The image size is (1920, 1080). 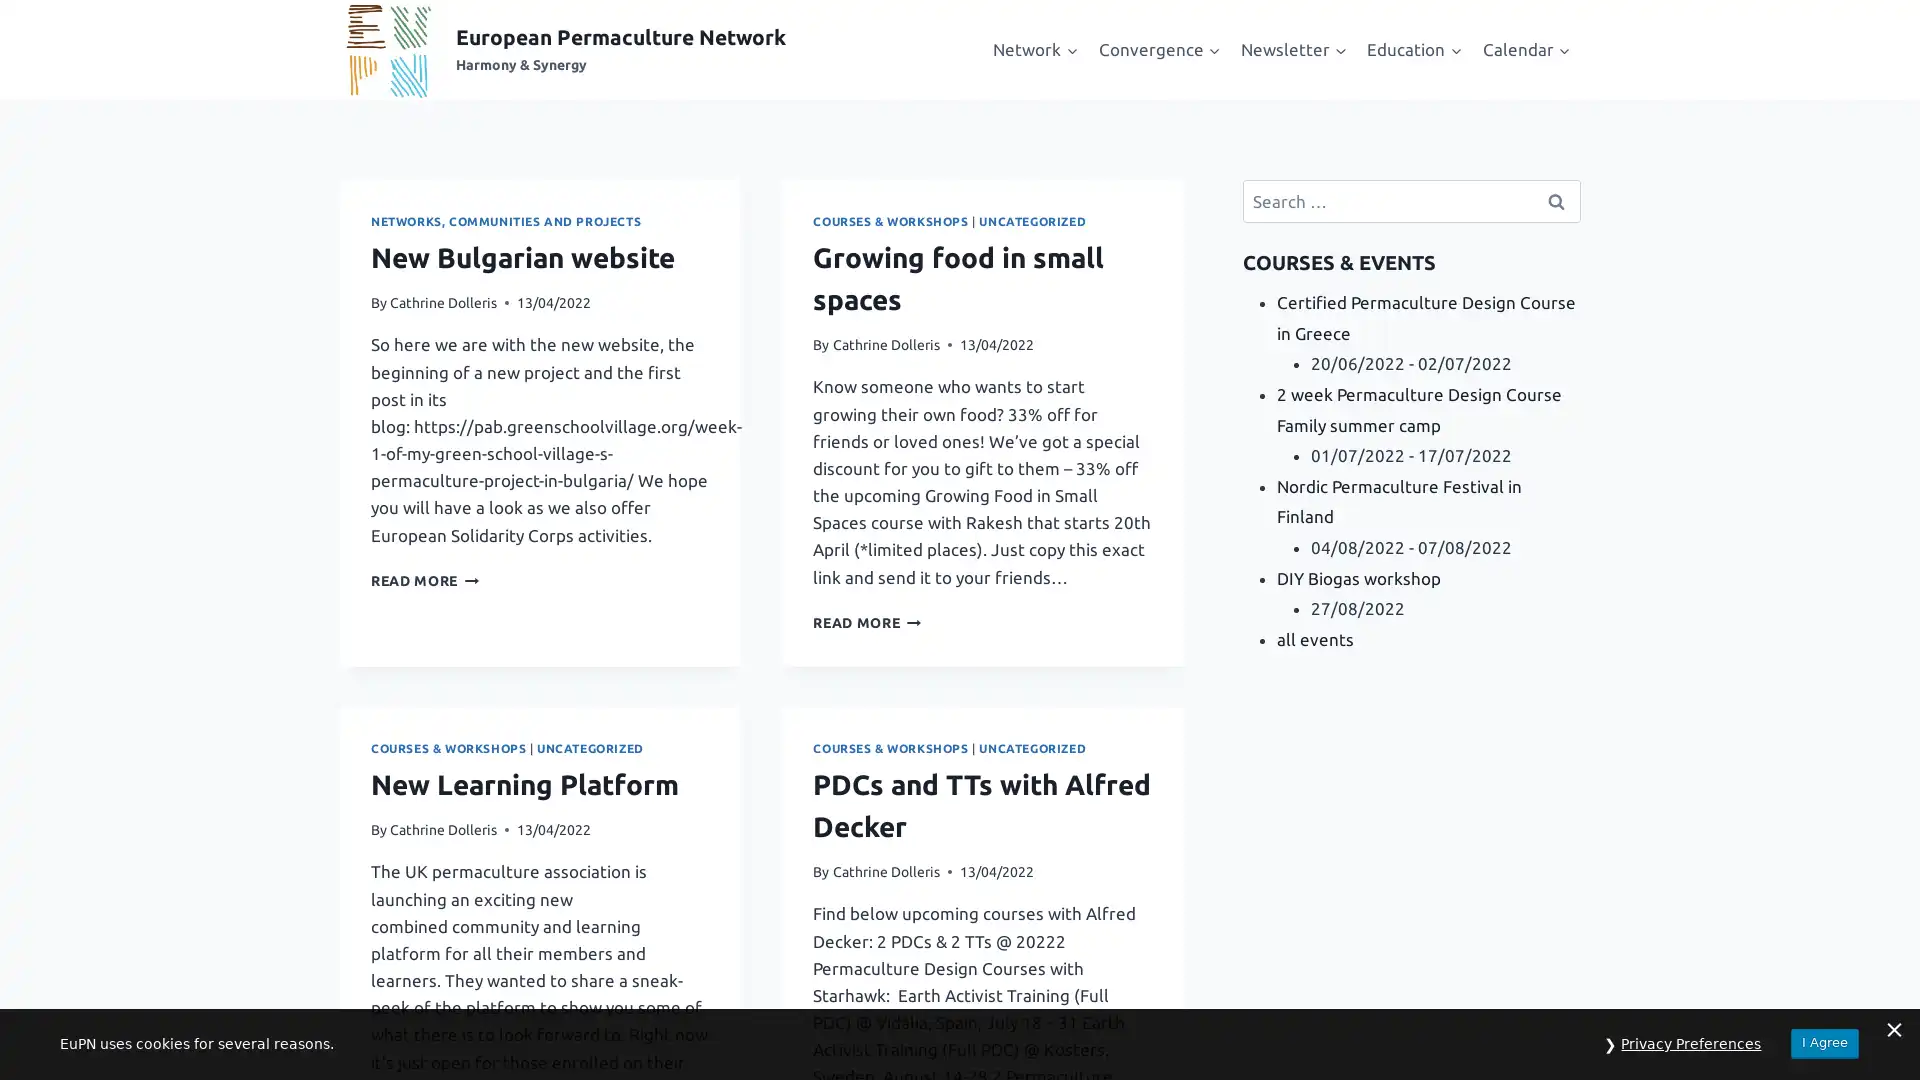 I want to click on Expand child menu, so click(x=1293, y=48).